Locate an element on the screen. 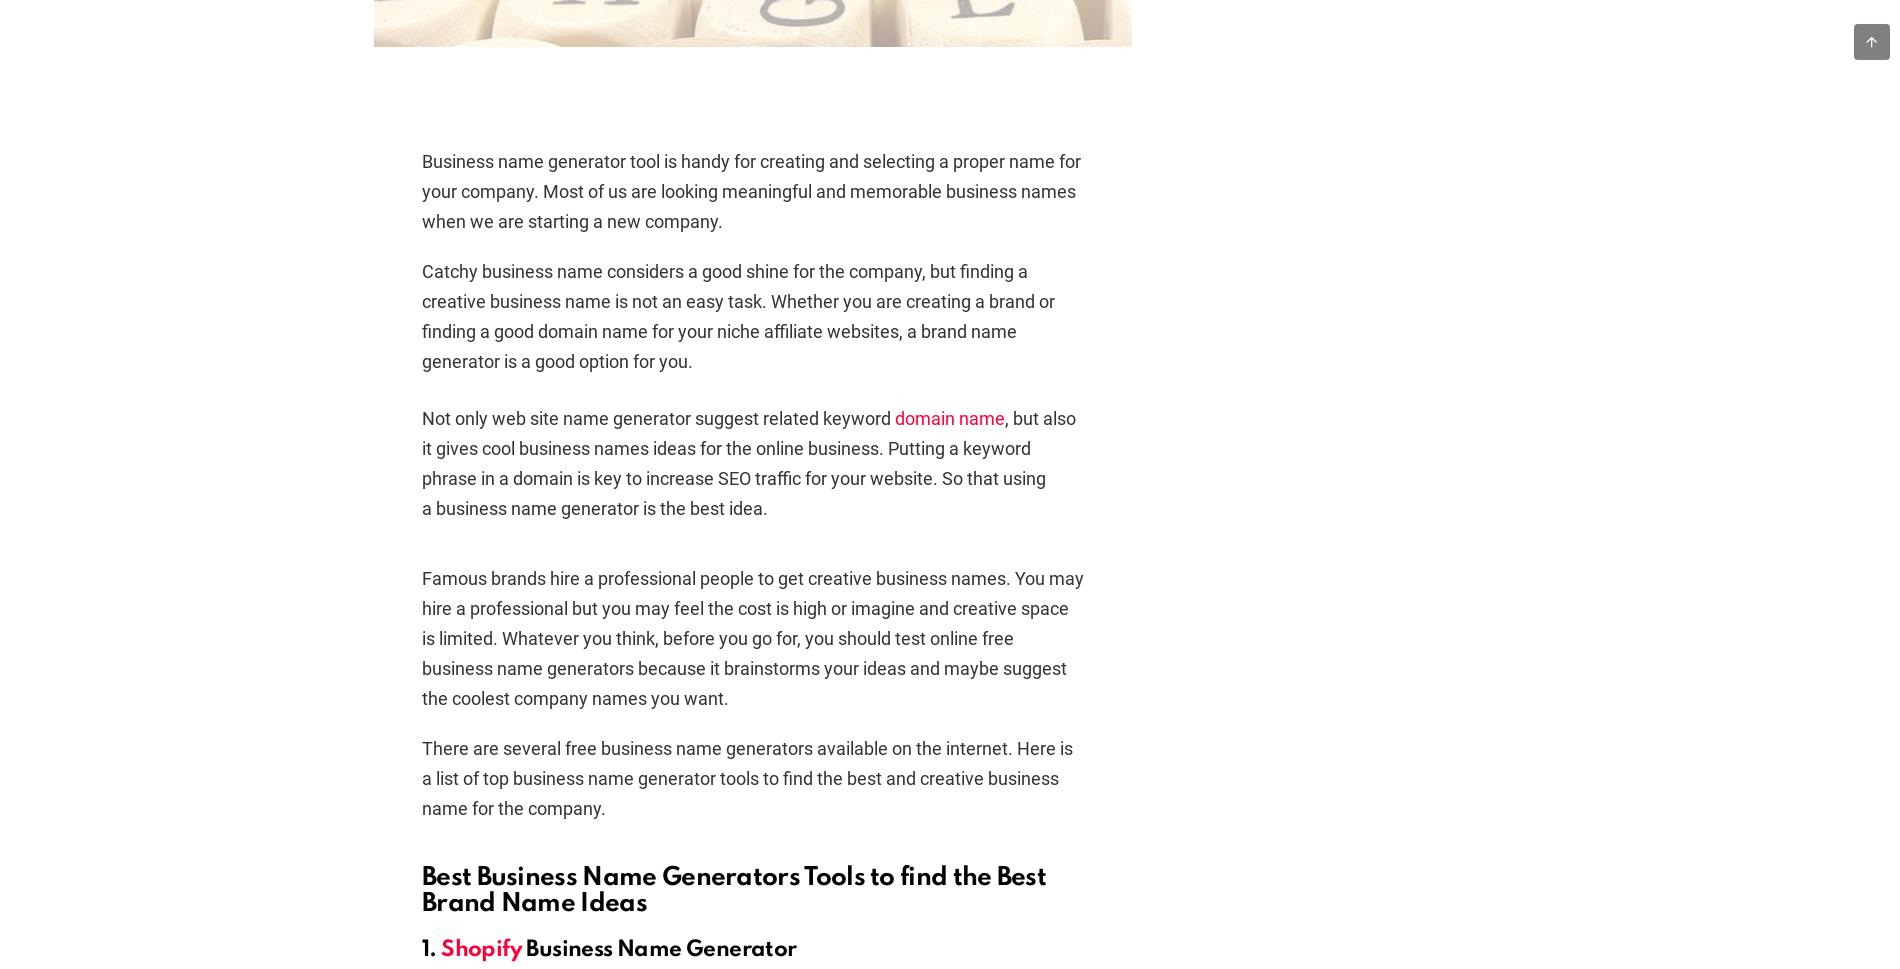  'domain name' is located at coordinates (950, 416).